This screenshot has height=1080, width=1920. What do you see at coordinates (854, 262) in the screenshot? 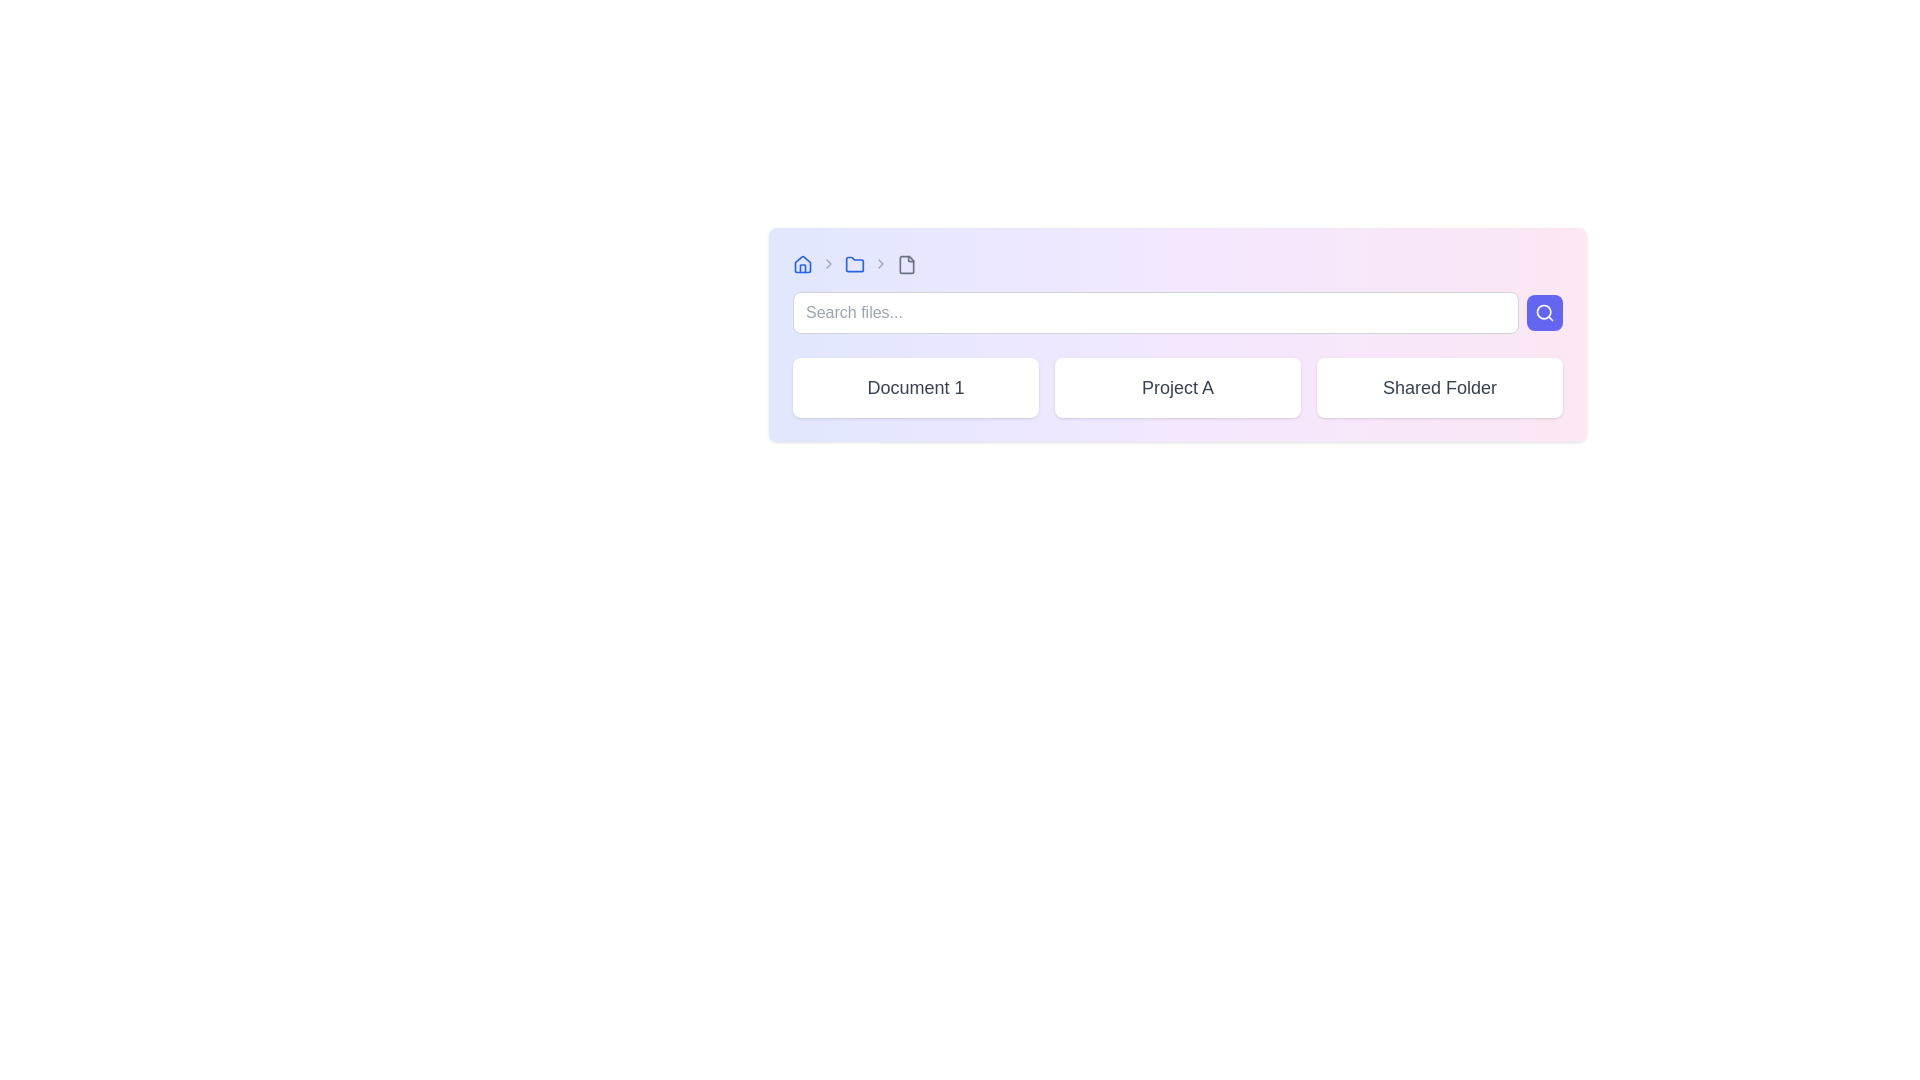
I see `the clickable blue folder icon located in the navigation bar, positioned between two right-chevron icons` at bounding box center [854, 262].